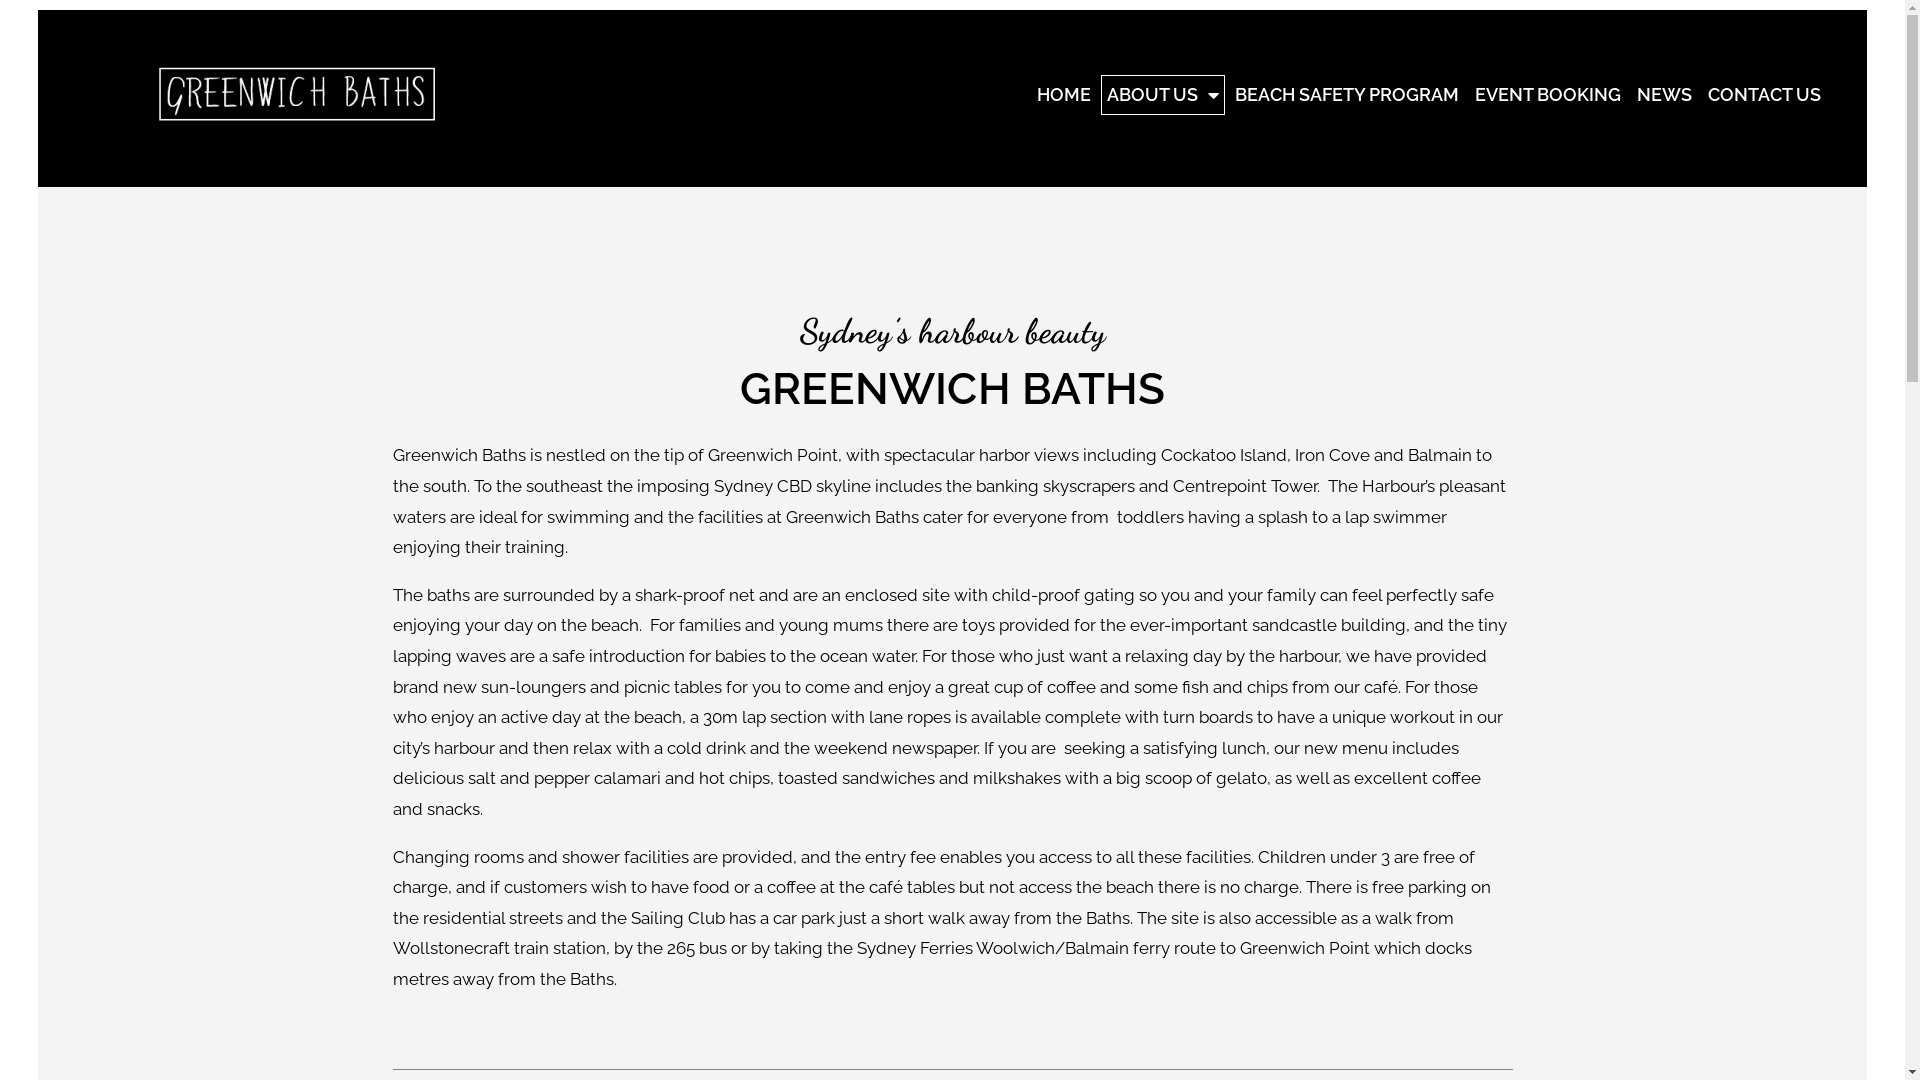 The image size is (1920, 1080). What do you see at coordinates (1664, 95) in the screenshot?
I see `'NEWS'` at bounding box center [1664, 95].